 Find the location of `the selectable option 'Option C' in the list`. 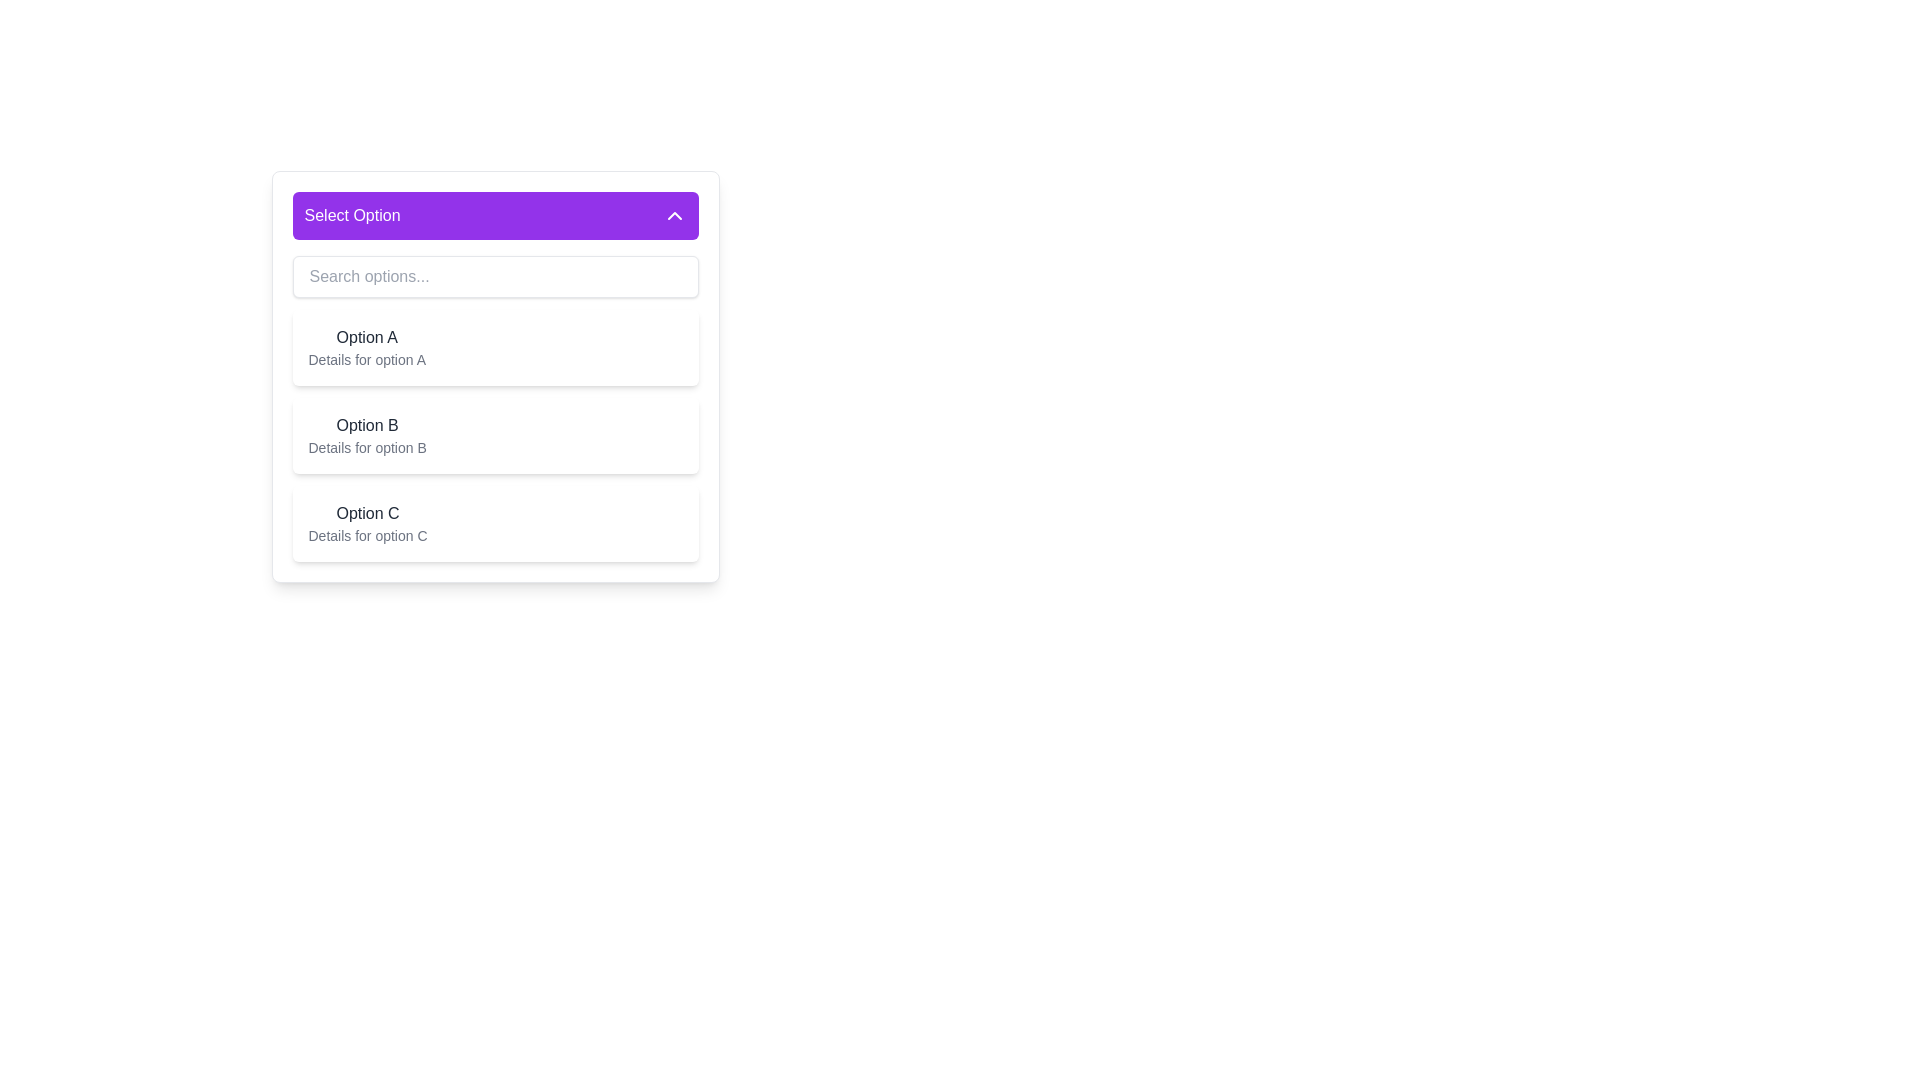

the selectable option 'Option C' in the list is located at coordinates (368, 523).